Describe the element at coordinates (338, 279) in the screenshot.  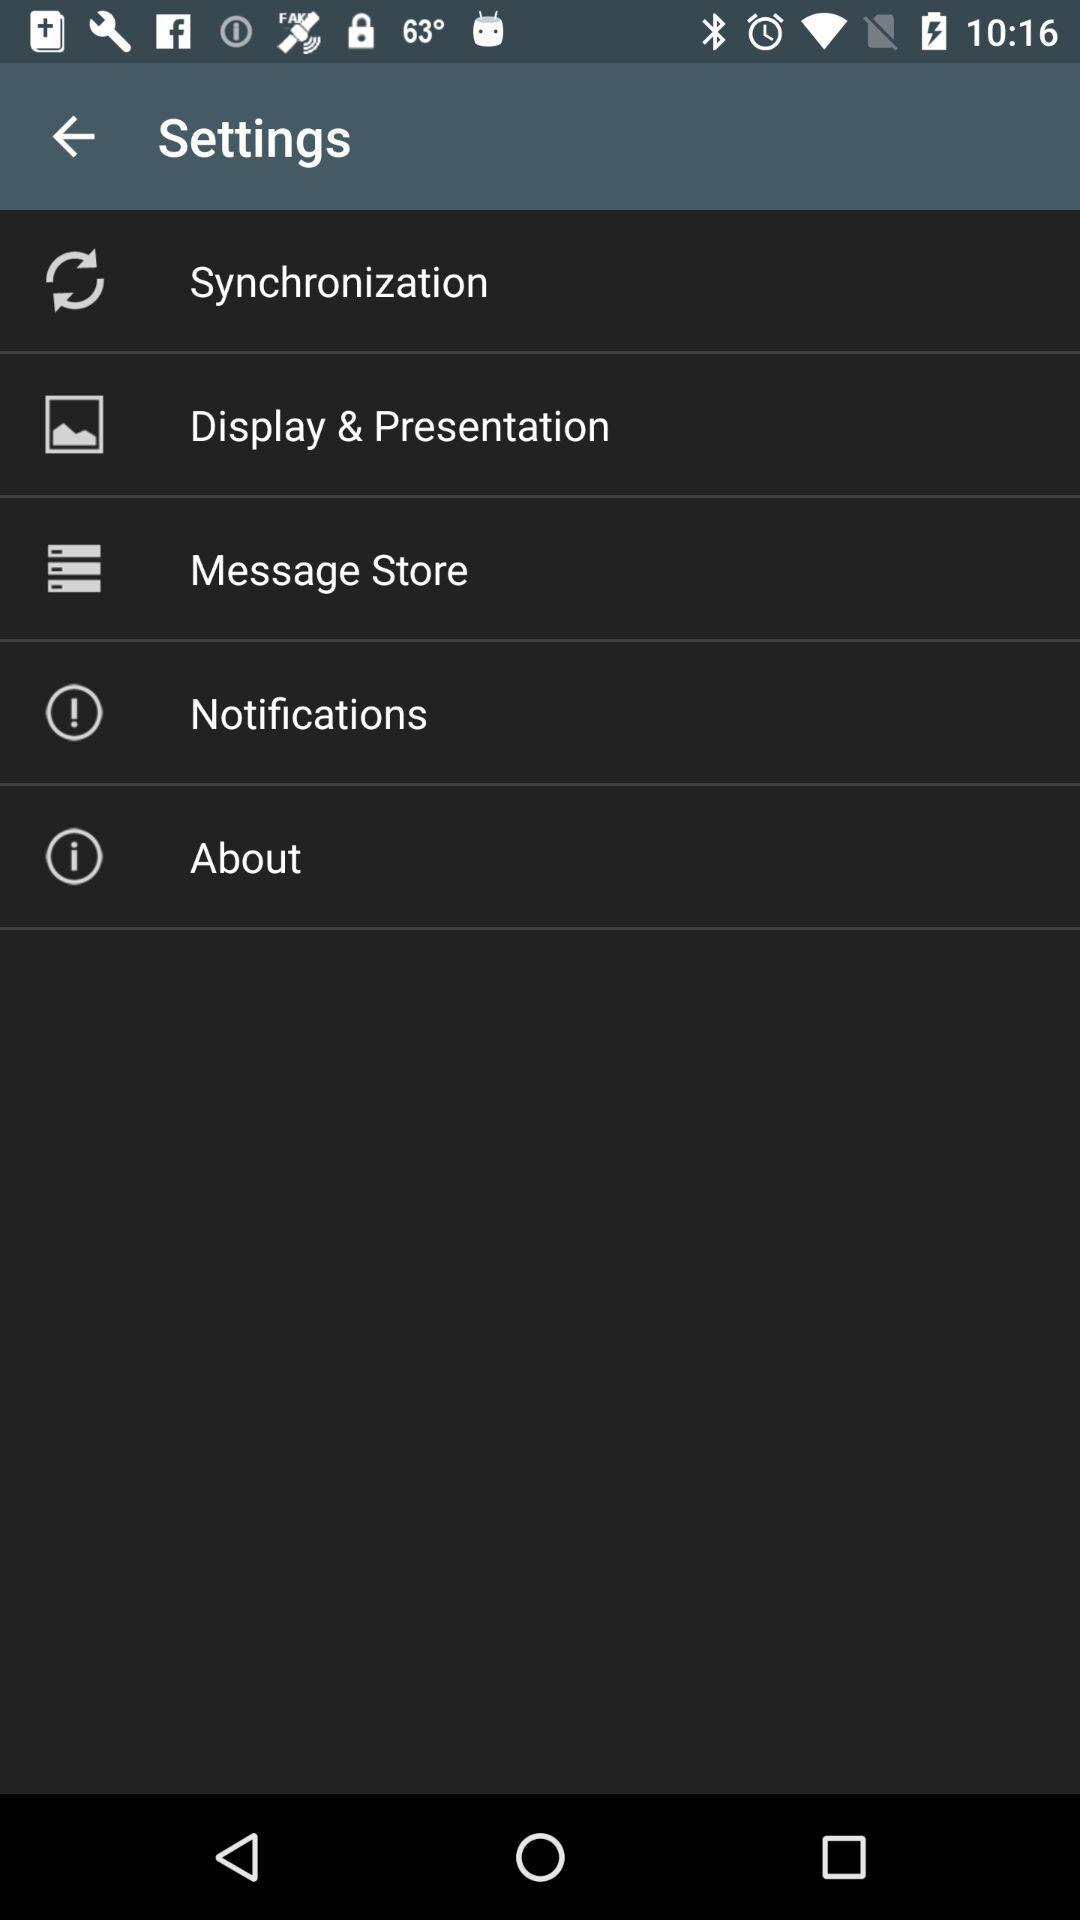
I see `the icon below settings icon` at that location.